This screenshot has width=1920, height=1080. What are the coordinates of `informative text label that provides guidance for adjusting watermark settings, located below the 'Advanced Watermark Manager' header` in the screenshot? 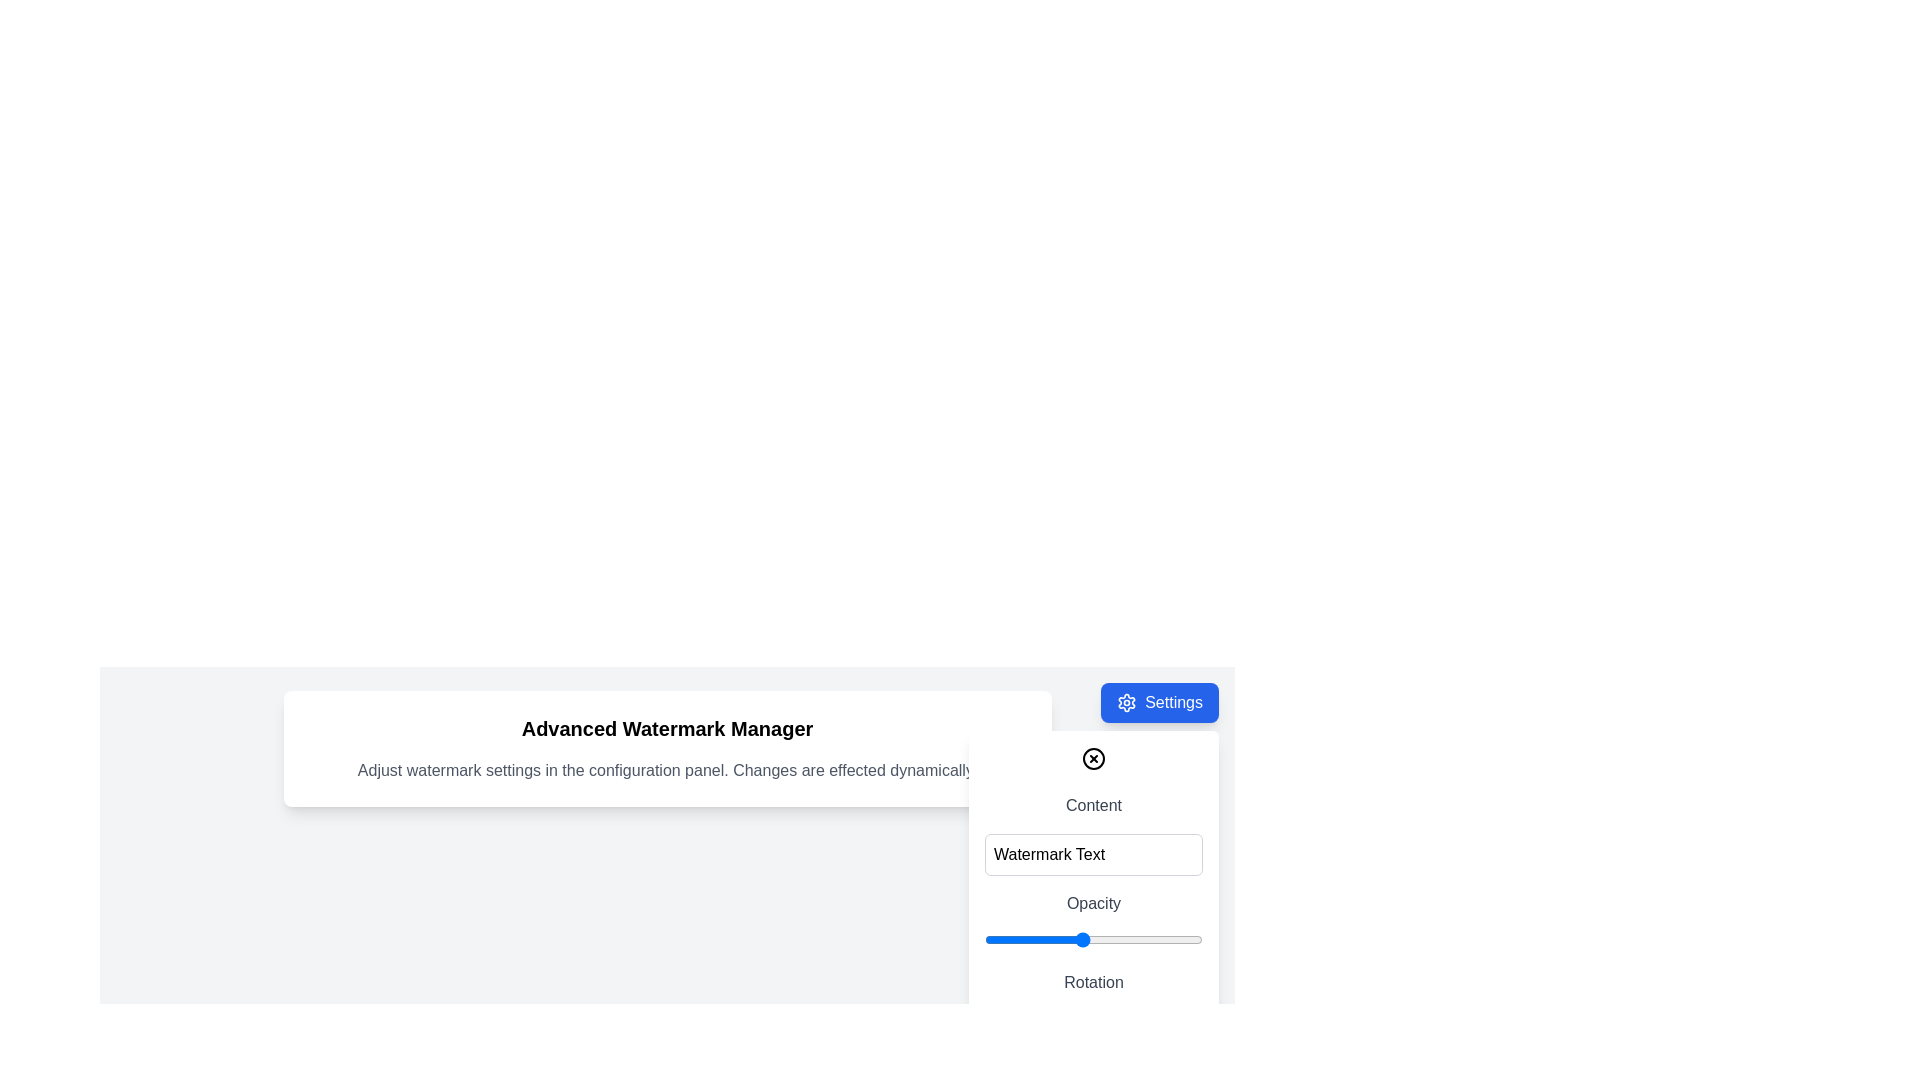 It's located at (667, 770).